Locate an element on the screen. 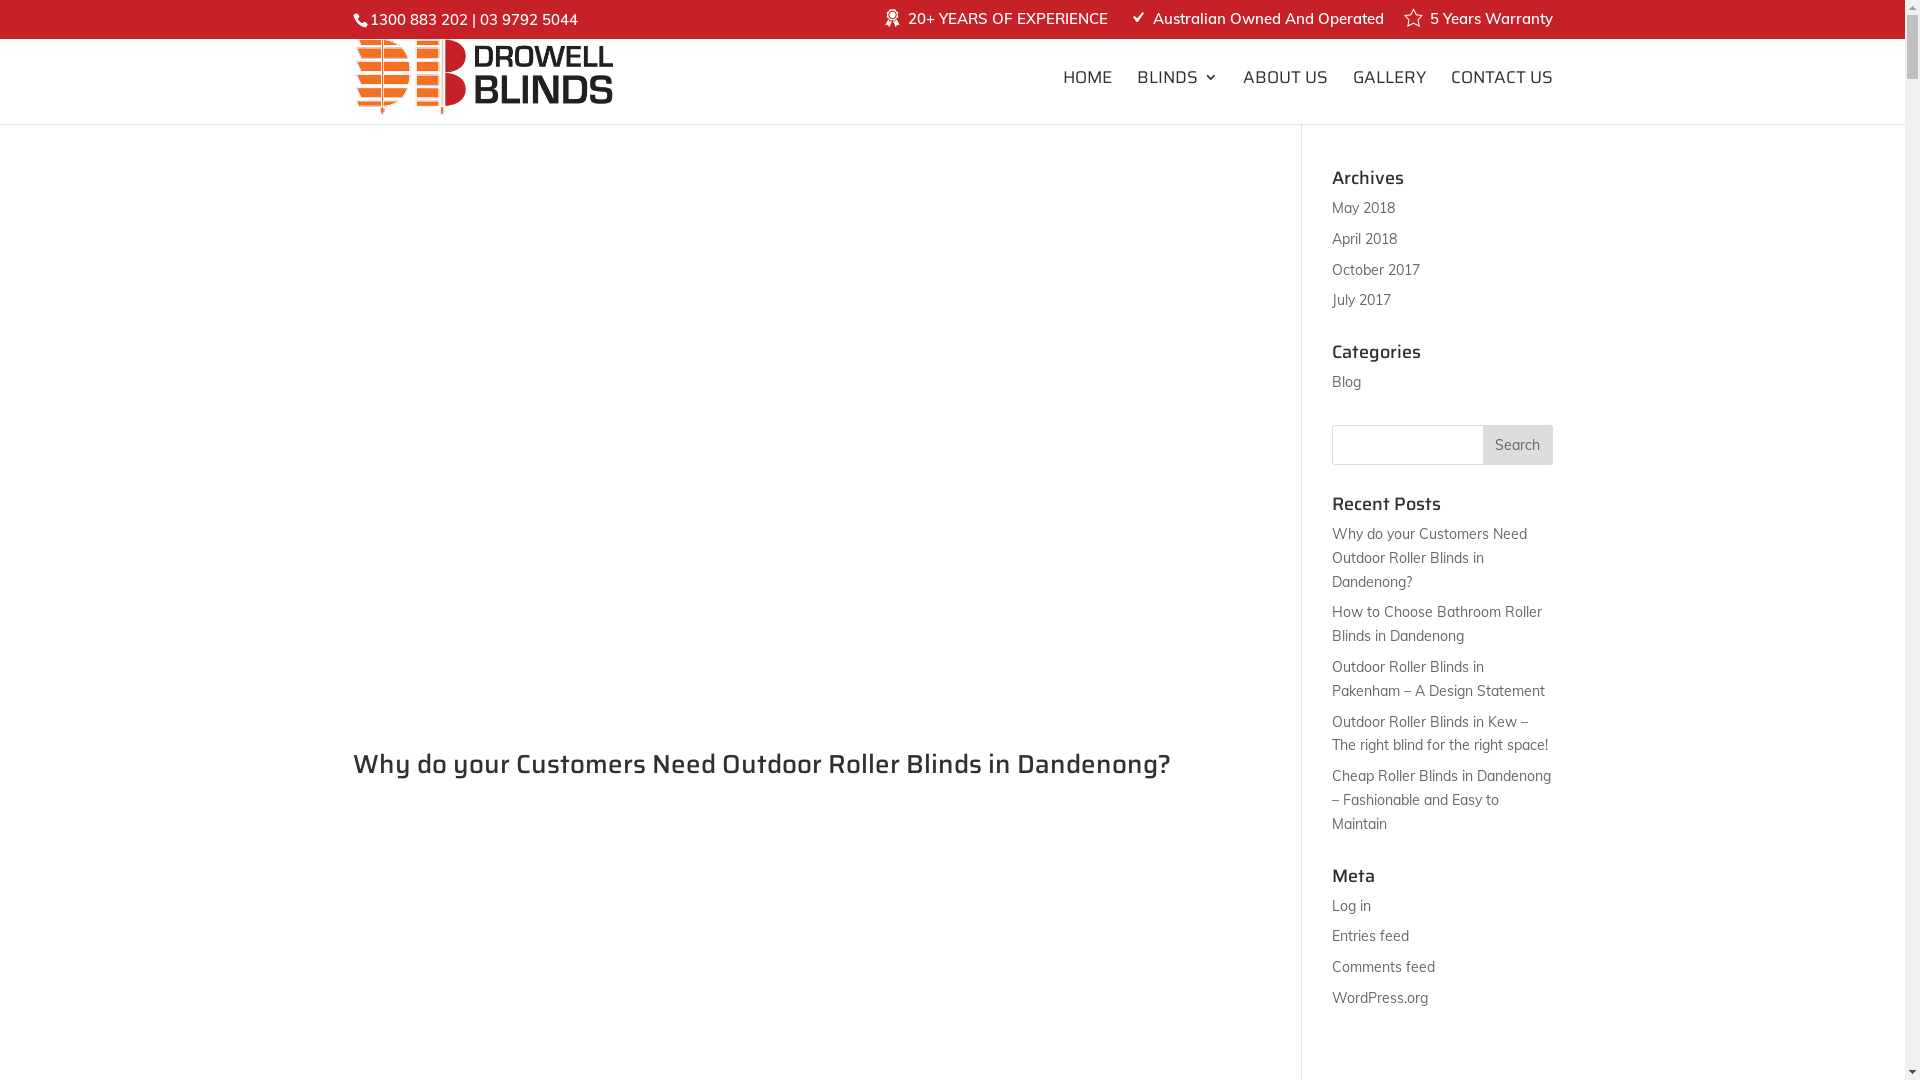 The width and height of the screenshot is (1920, 1080). 'GALLERY' is located at coordinates (1387, 96).